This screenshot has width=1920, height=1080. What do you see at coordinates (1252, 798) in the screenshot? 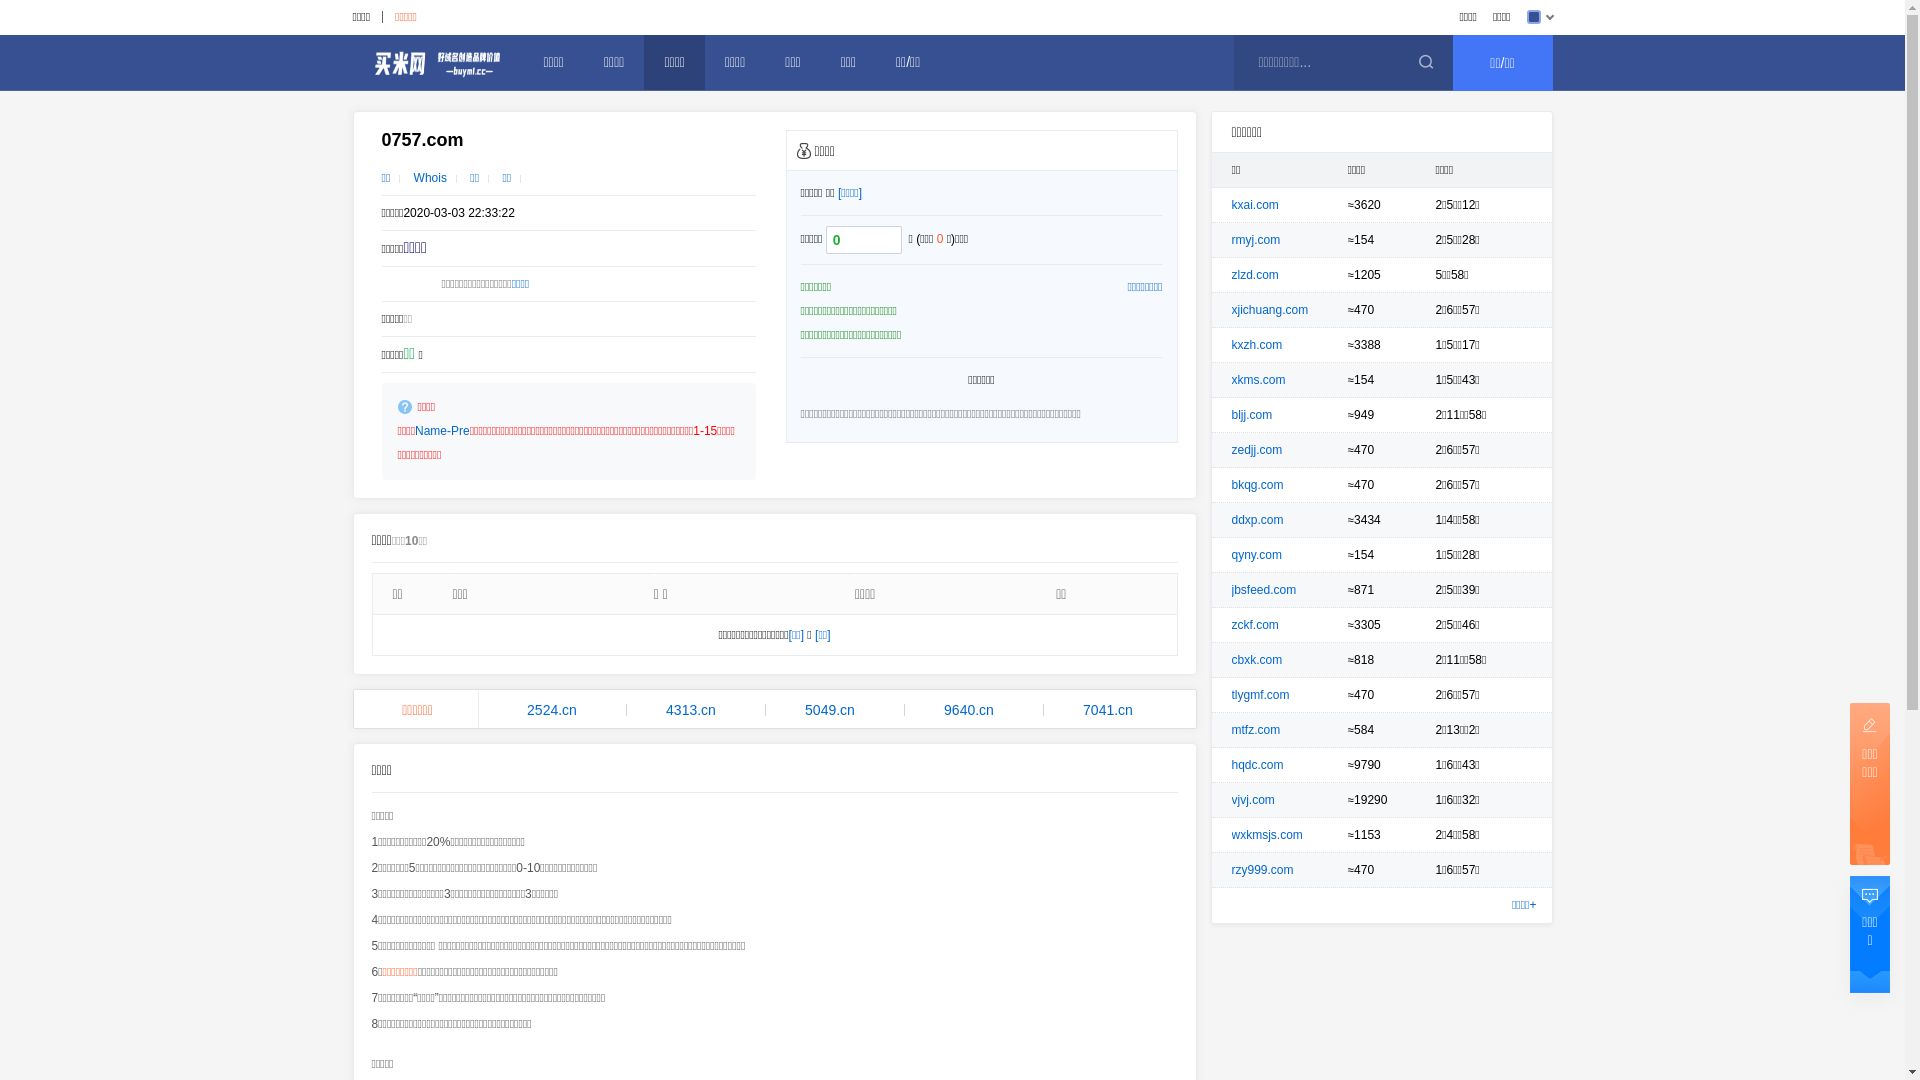
I see `'vjvj.com'` at bounding box center [1252, 798].